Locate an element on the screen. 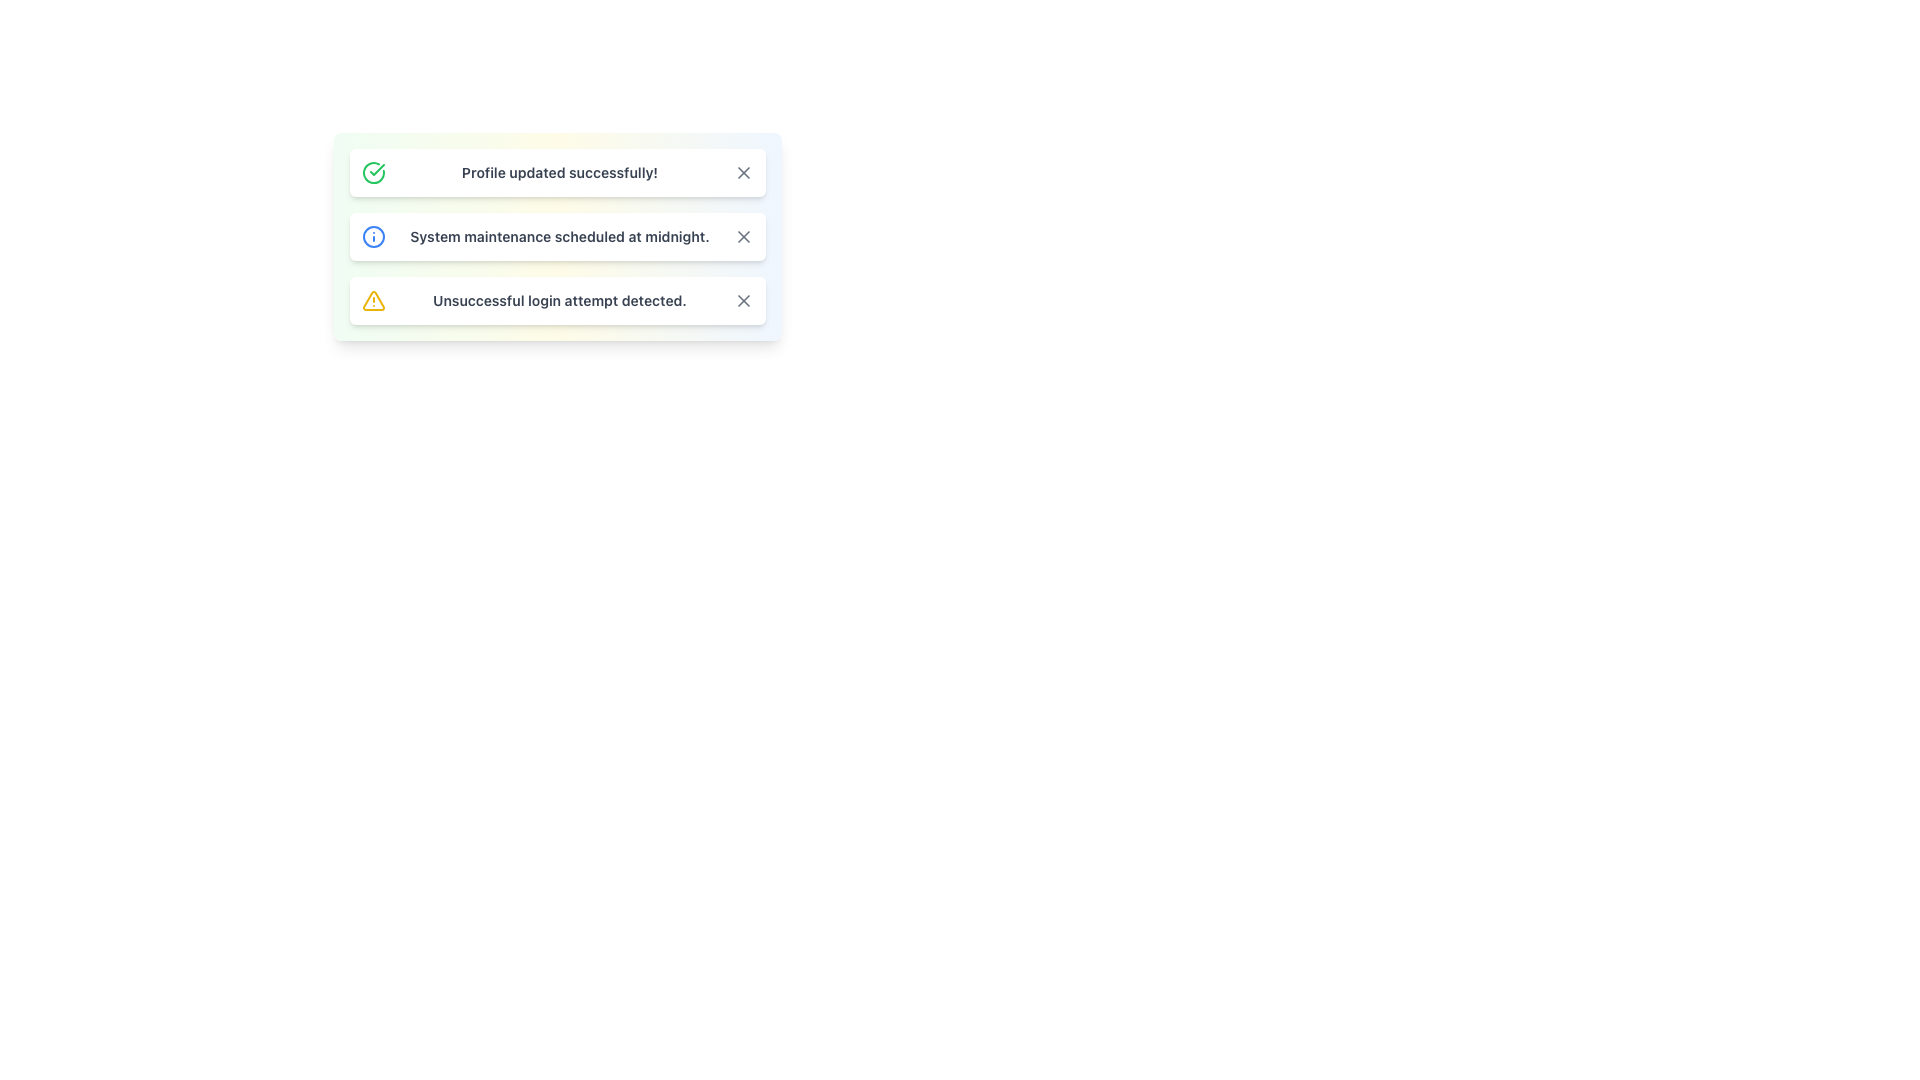  the diagonal line segment of the 'X' icon located on the right side of the third notification panel is located at coordinates (743, 300).